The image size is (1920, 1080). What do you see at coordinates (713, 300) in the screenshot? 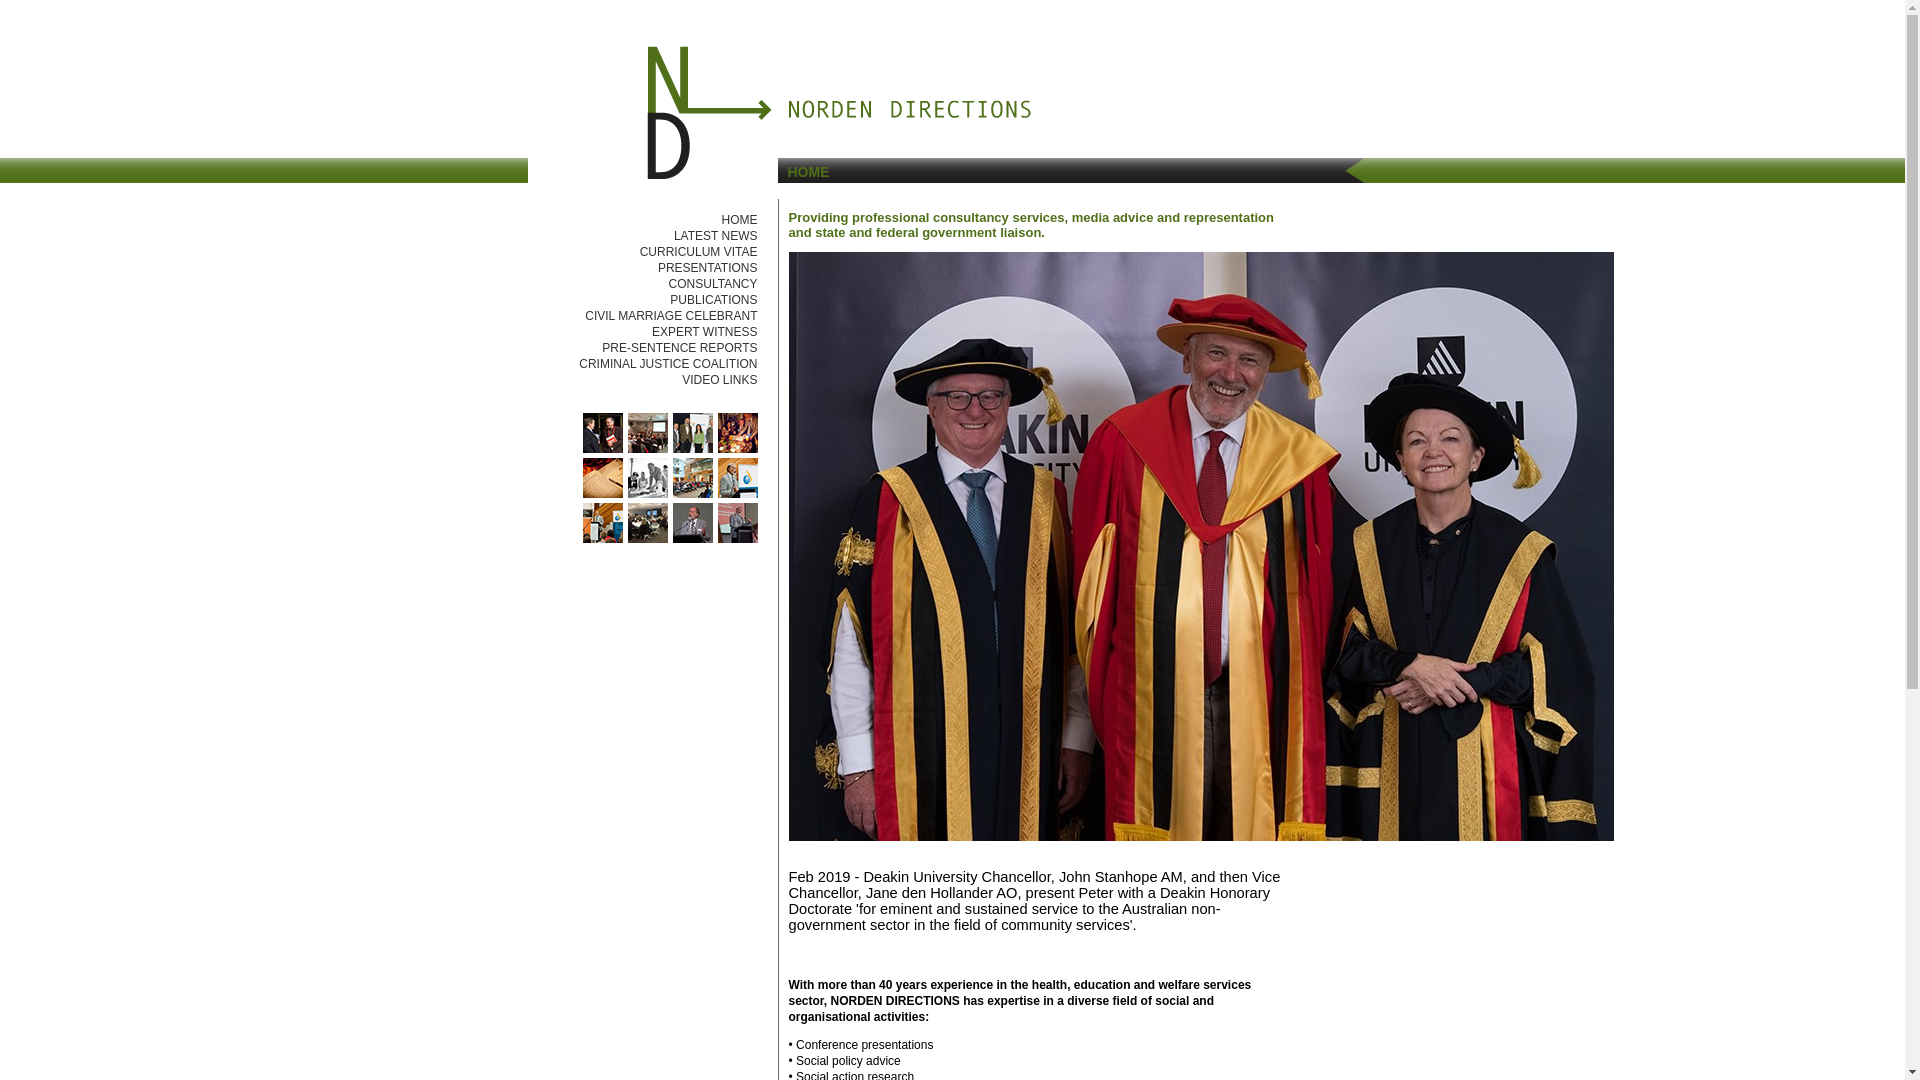
I see `'PUBLICATIONS'` at bounding box center [713, 300].